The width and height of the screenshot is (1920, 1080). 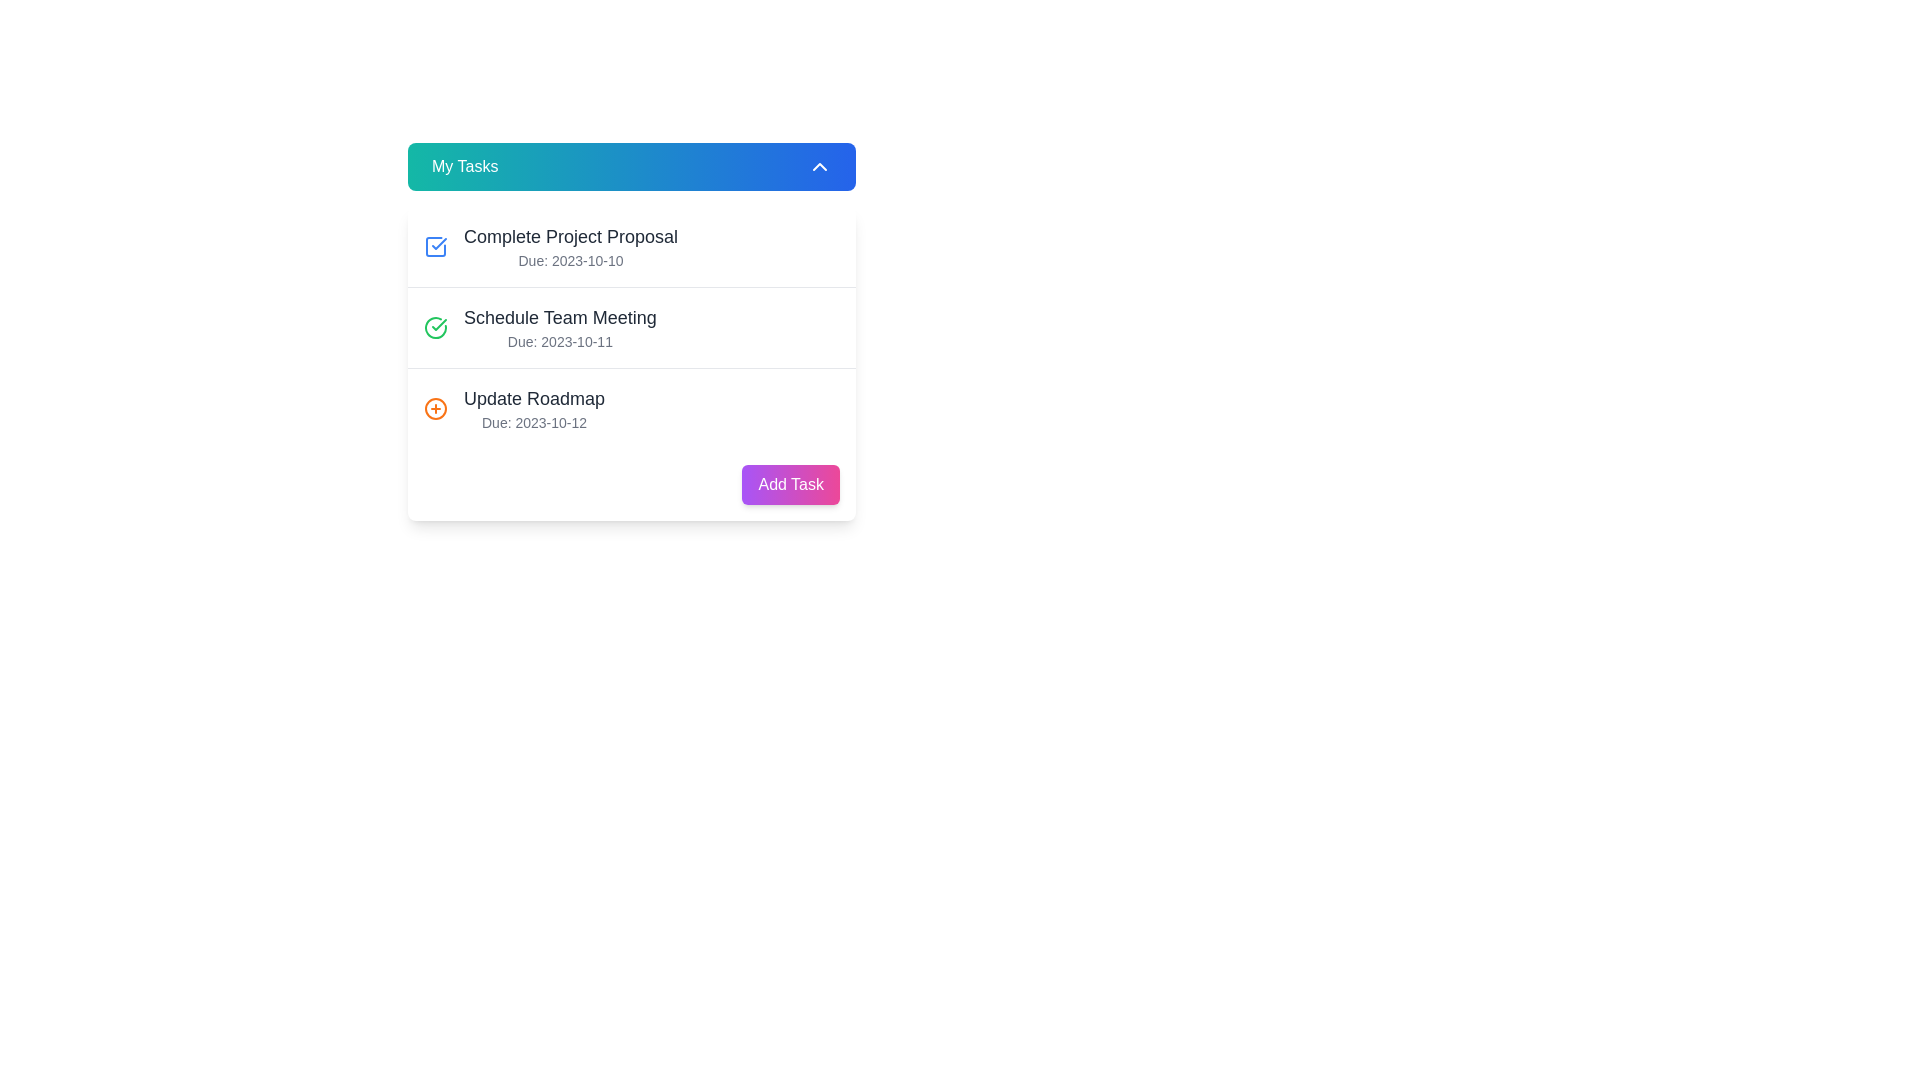 What do you see at coordinates (560, 341) in the screenshot?
I see `the due date text label for the task 'Schedule Team Meeting', which is positioned below the heading in the second item of the task list` at bounding box center [560, 341].